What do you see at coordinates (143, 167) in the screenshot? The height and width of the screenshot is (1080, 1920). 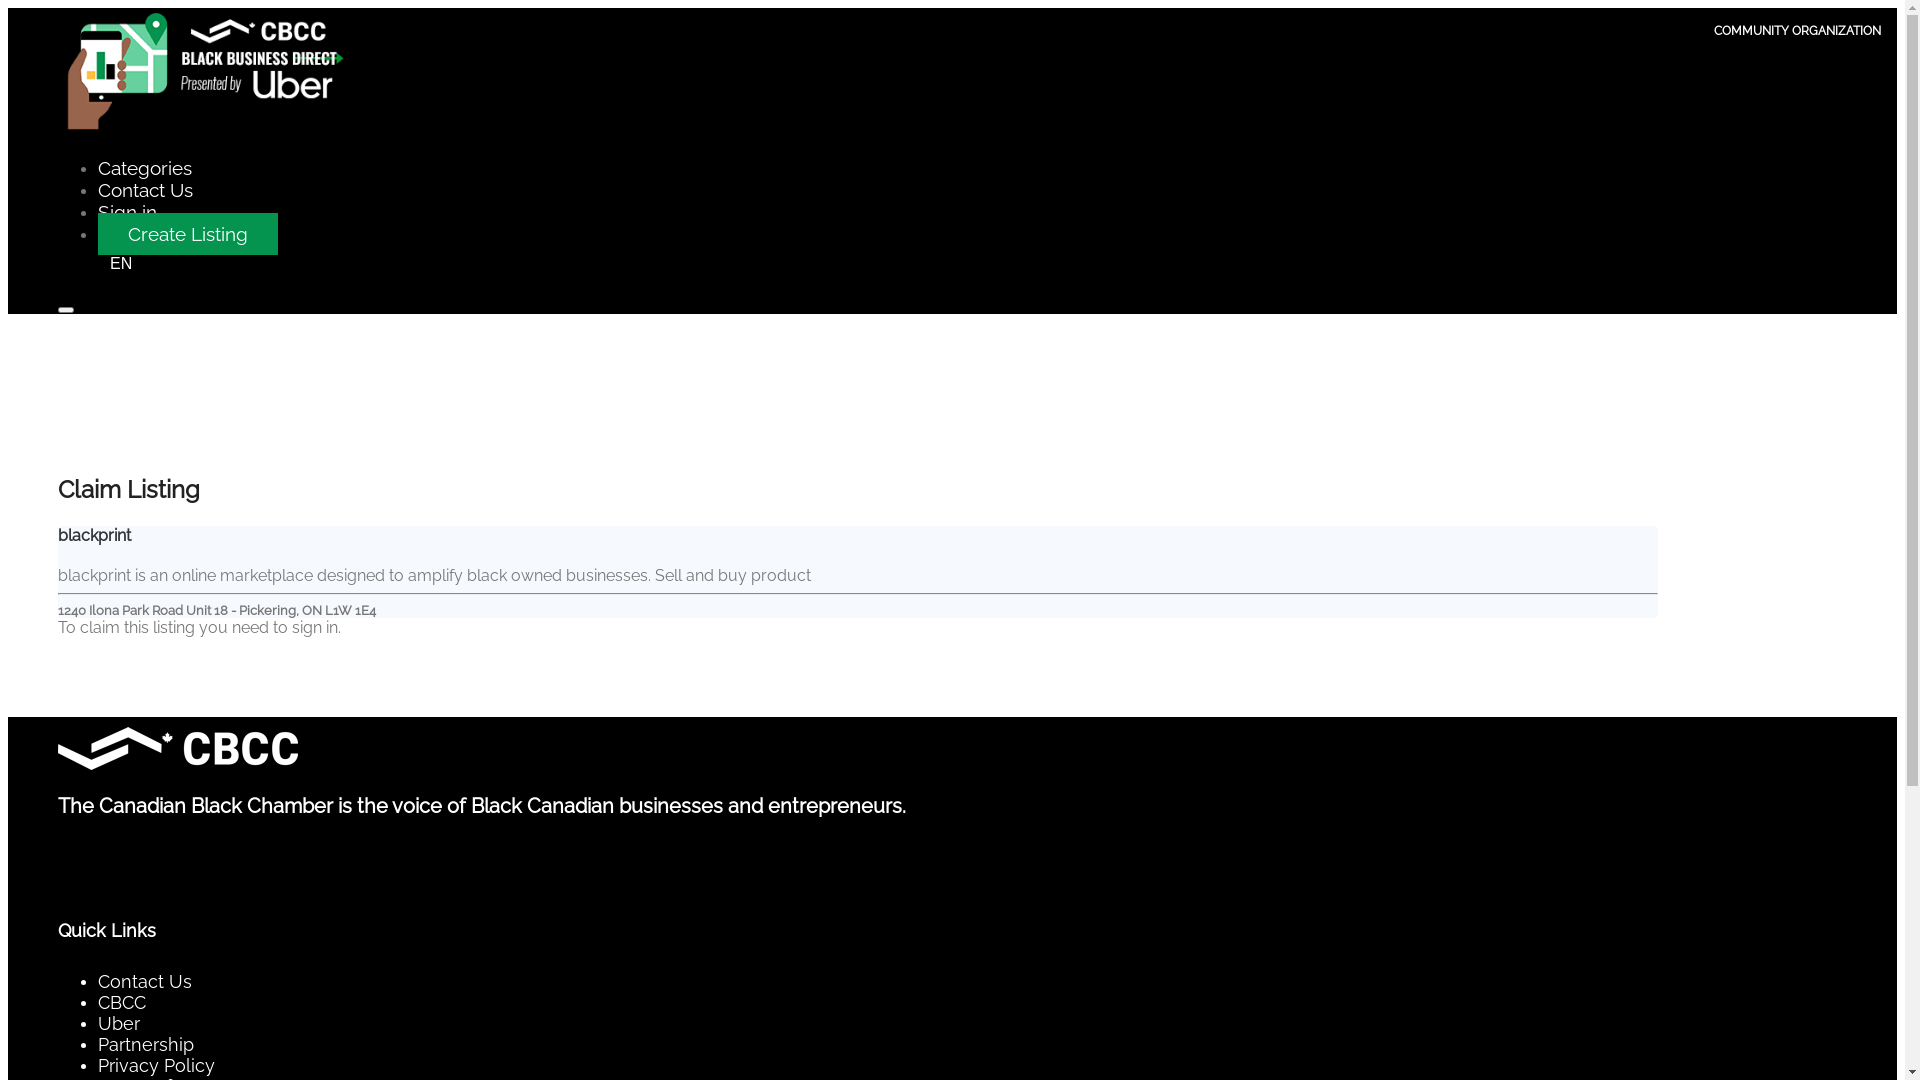 I see `'Categories'` at bounding box center [143, 167].